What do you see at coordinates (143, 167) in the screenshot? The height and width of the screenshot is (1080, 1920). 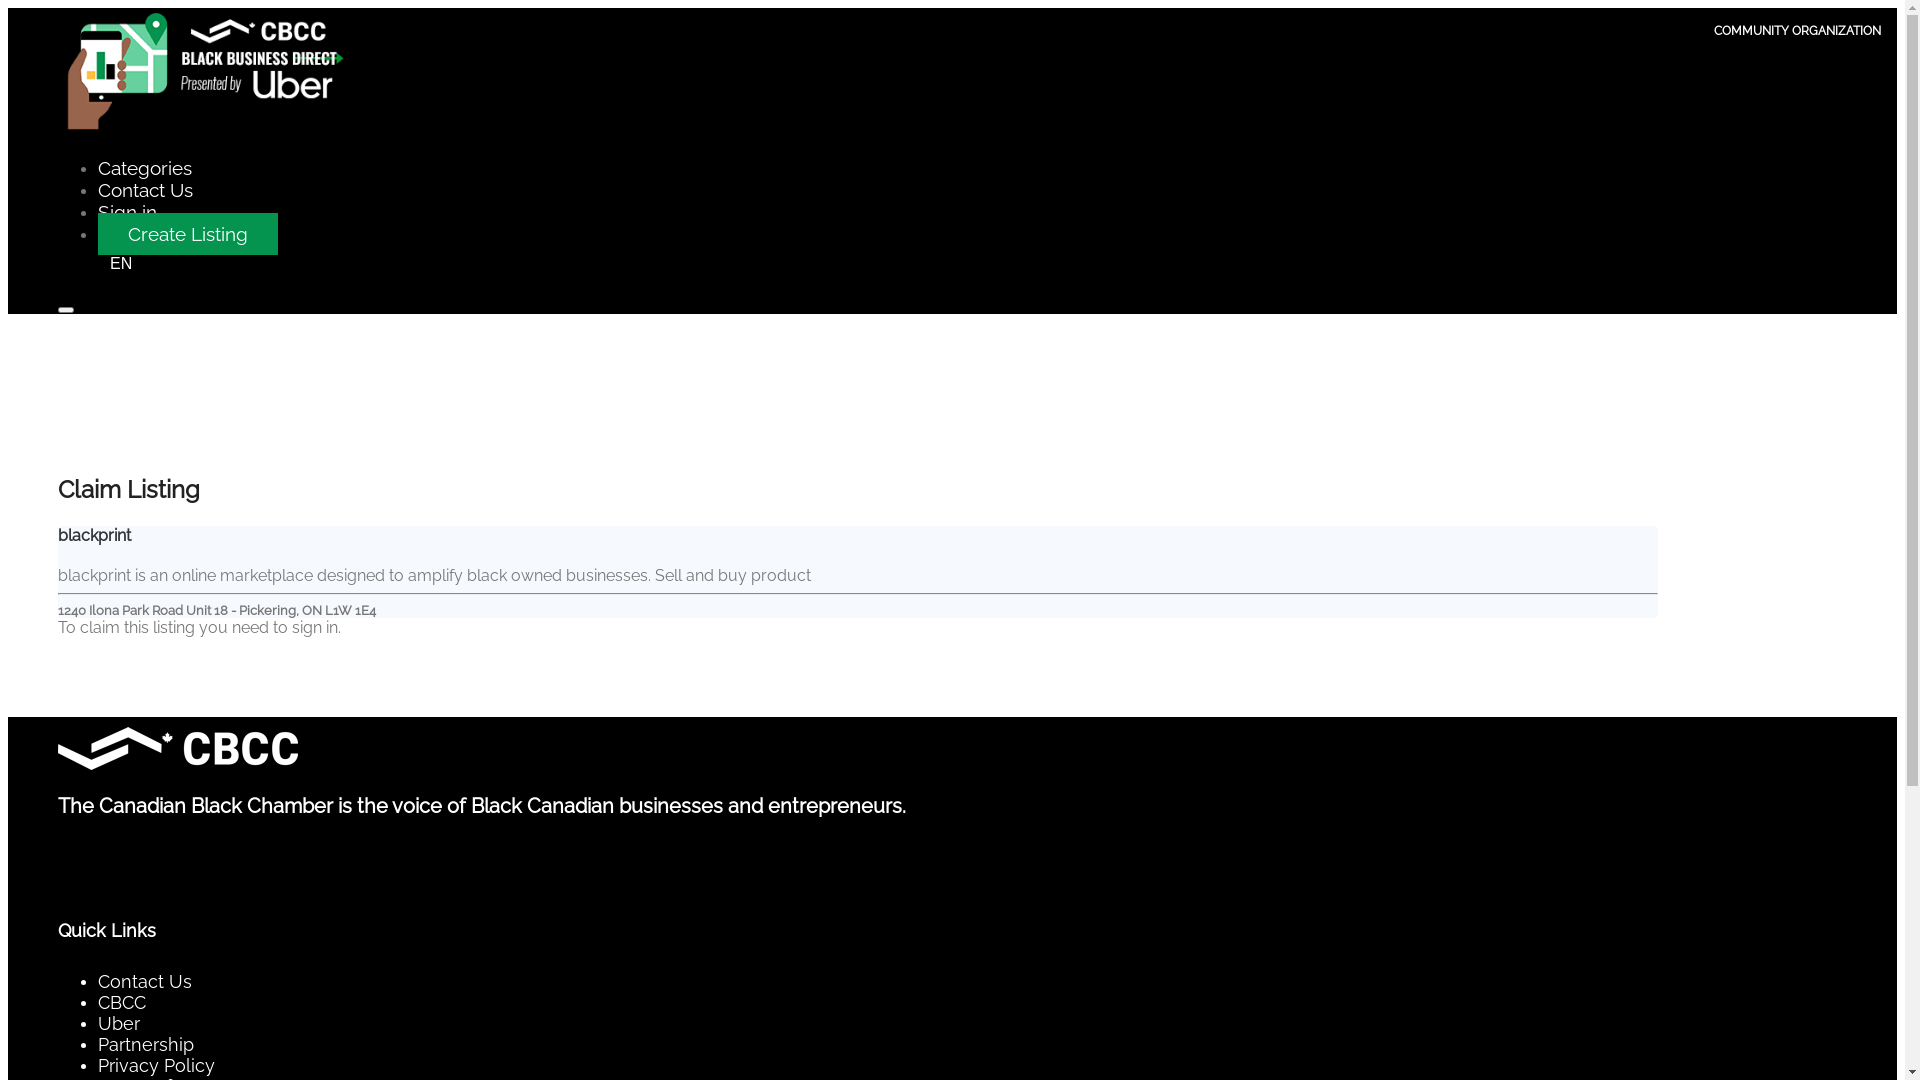 I see `'Categories'` at bounding box center [143, 167].